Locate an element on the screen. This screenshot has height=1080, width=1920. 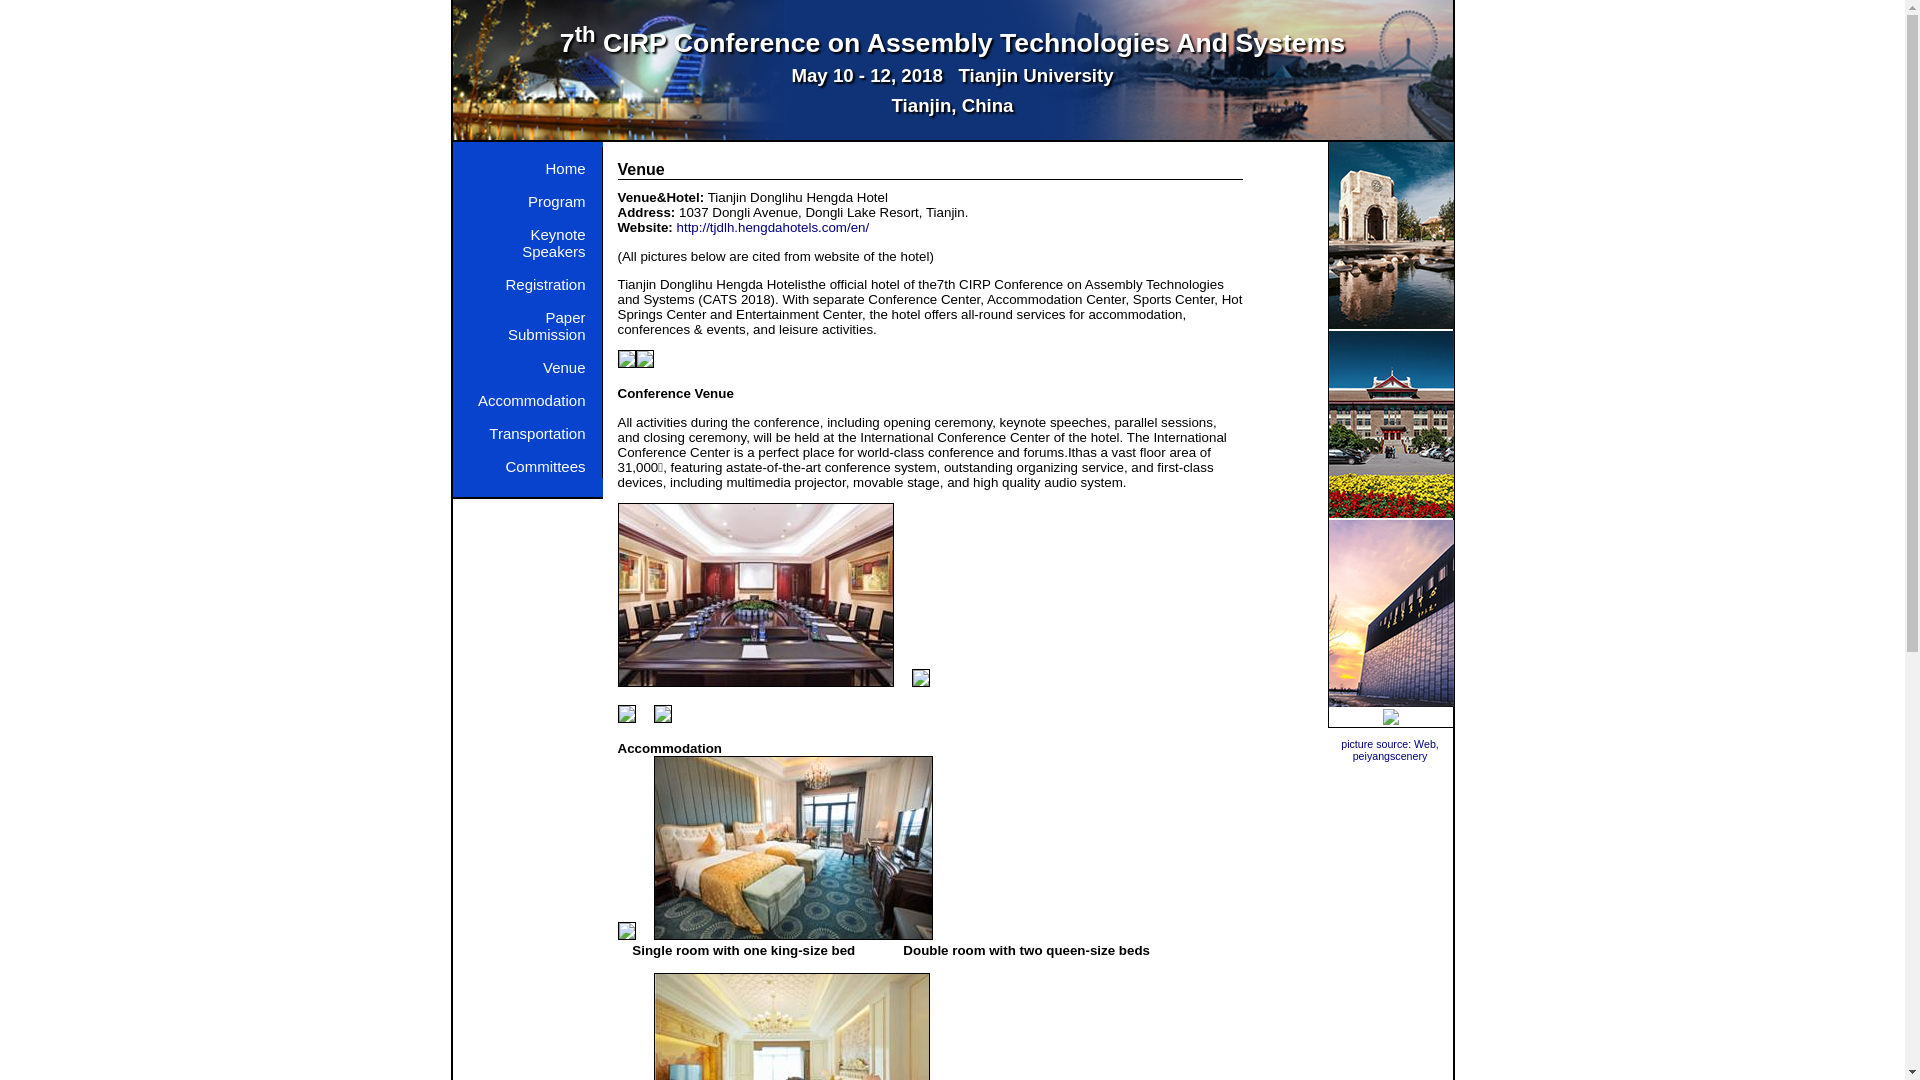
'Registration' is located at coordinates (466, 279).